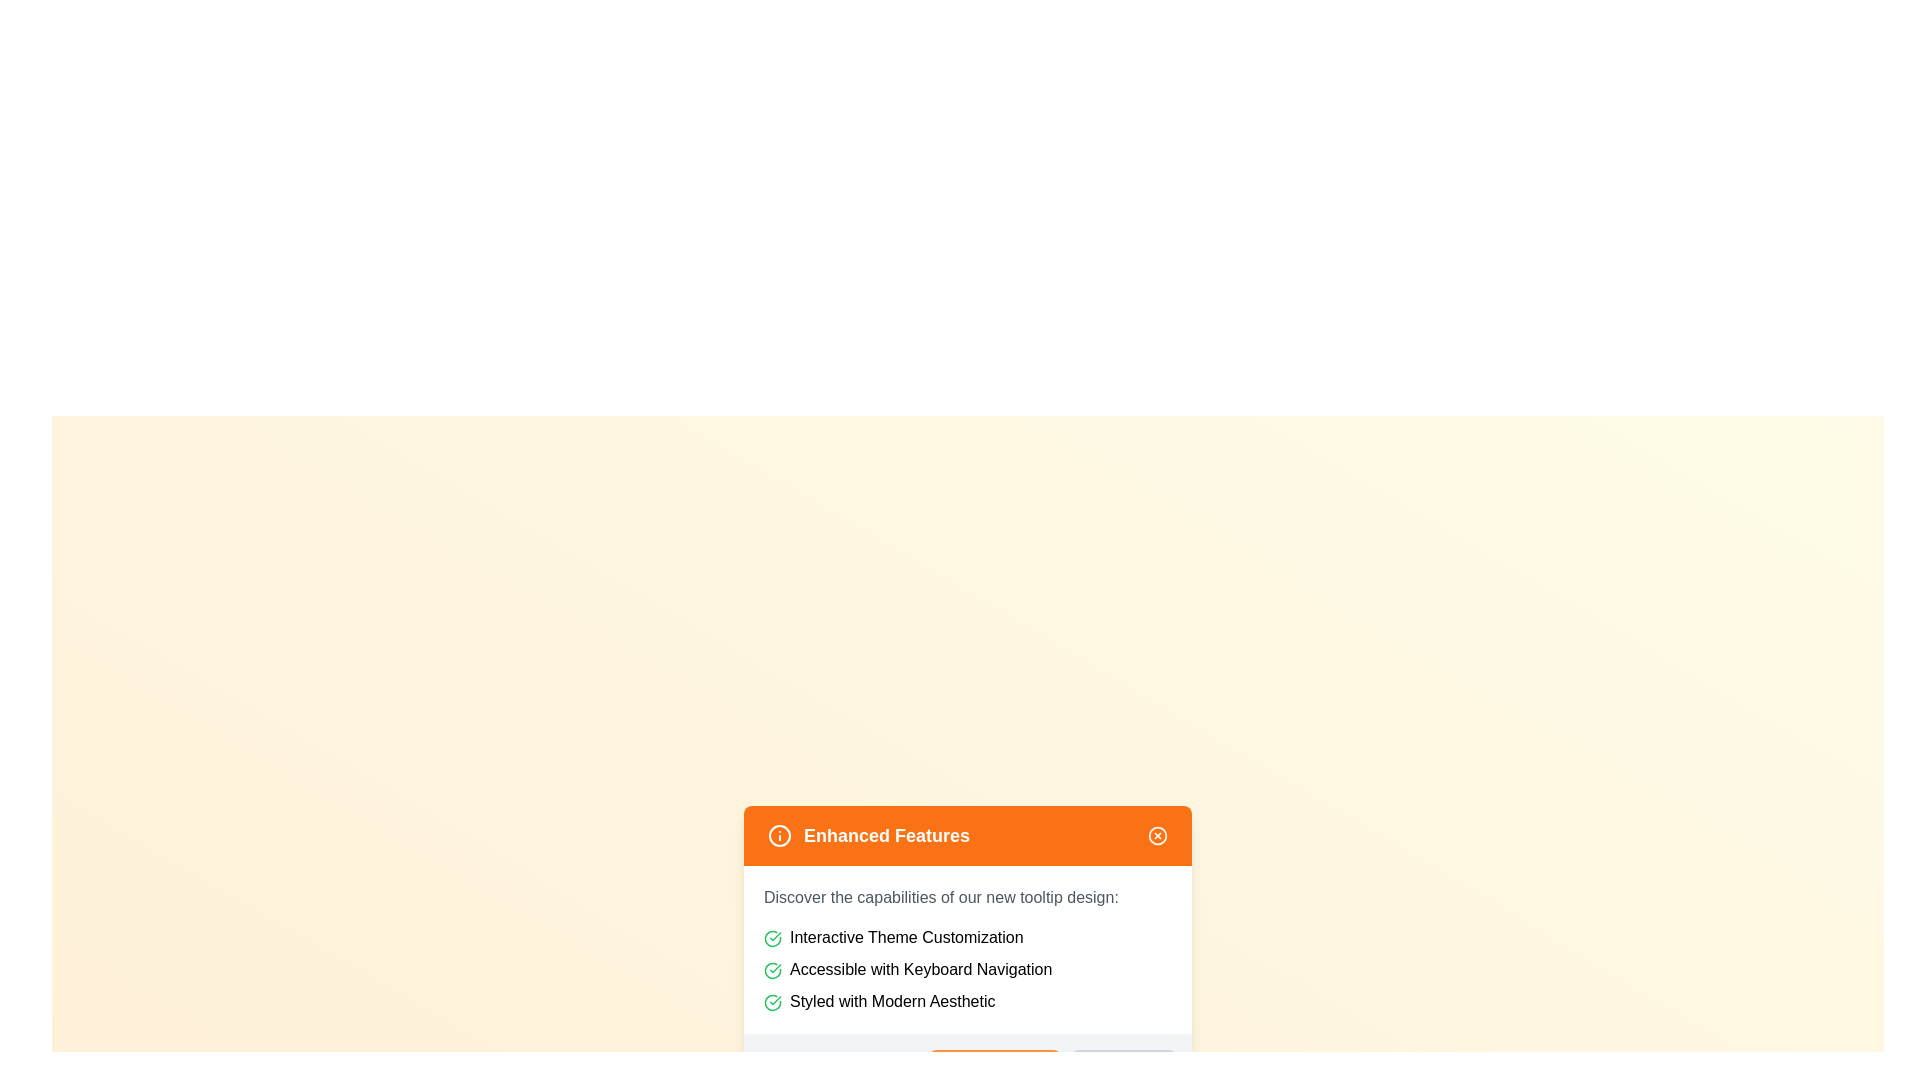 The height and width of the screenshot is (1080, 1920). What do you see at coordinates (771, 938) in the screenshot?
I see `the circular graphical icon with a green border that indicates success or verification, positioned closely next to a label in the list` at bounding box center [771, 938].